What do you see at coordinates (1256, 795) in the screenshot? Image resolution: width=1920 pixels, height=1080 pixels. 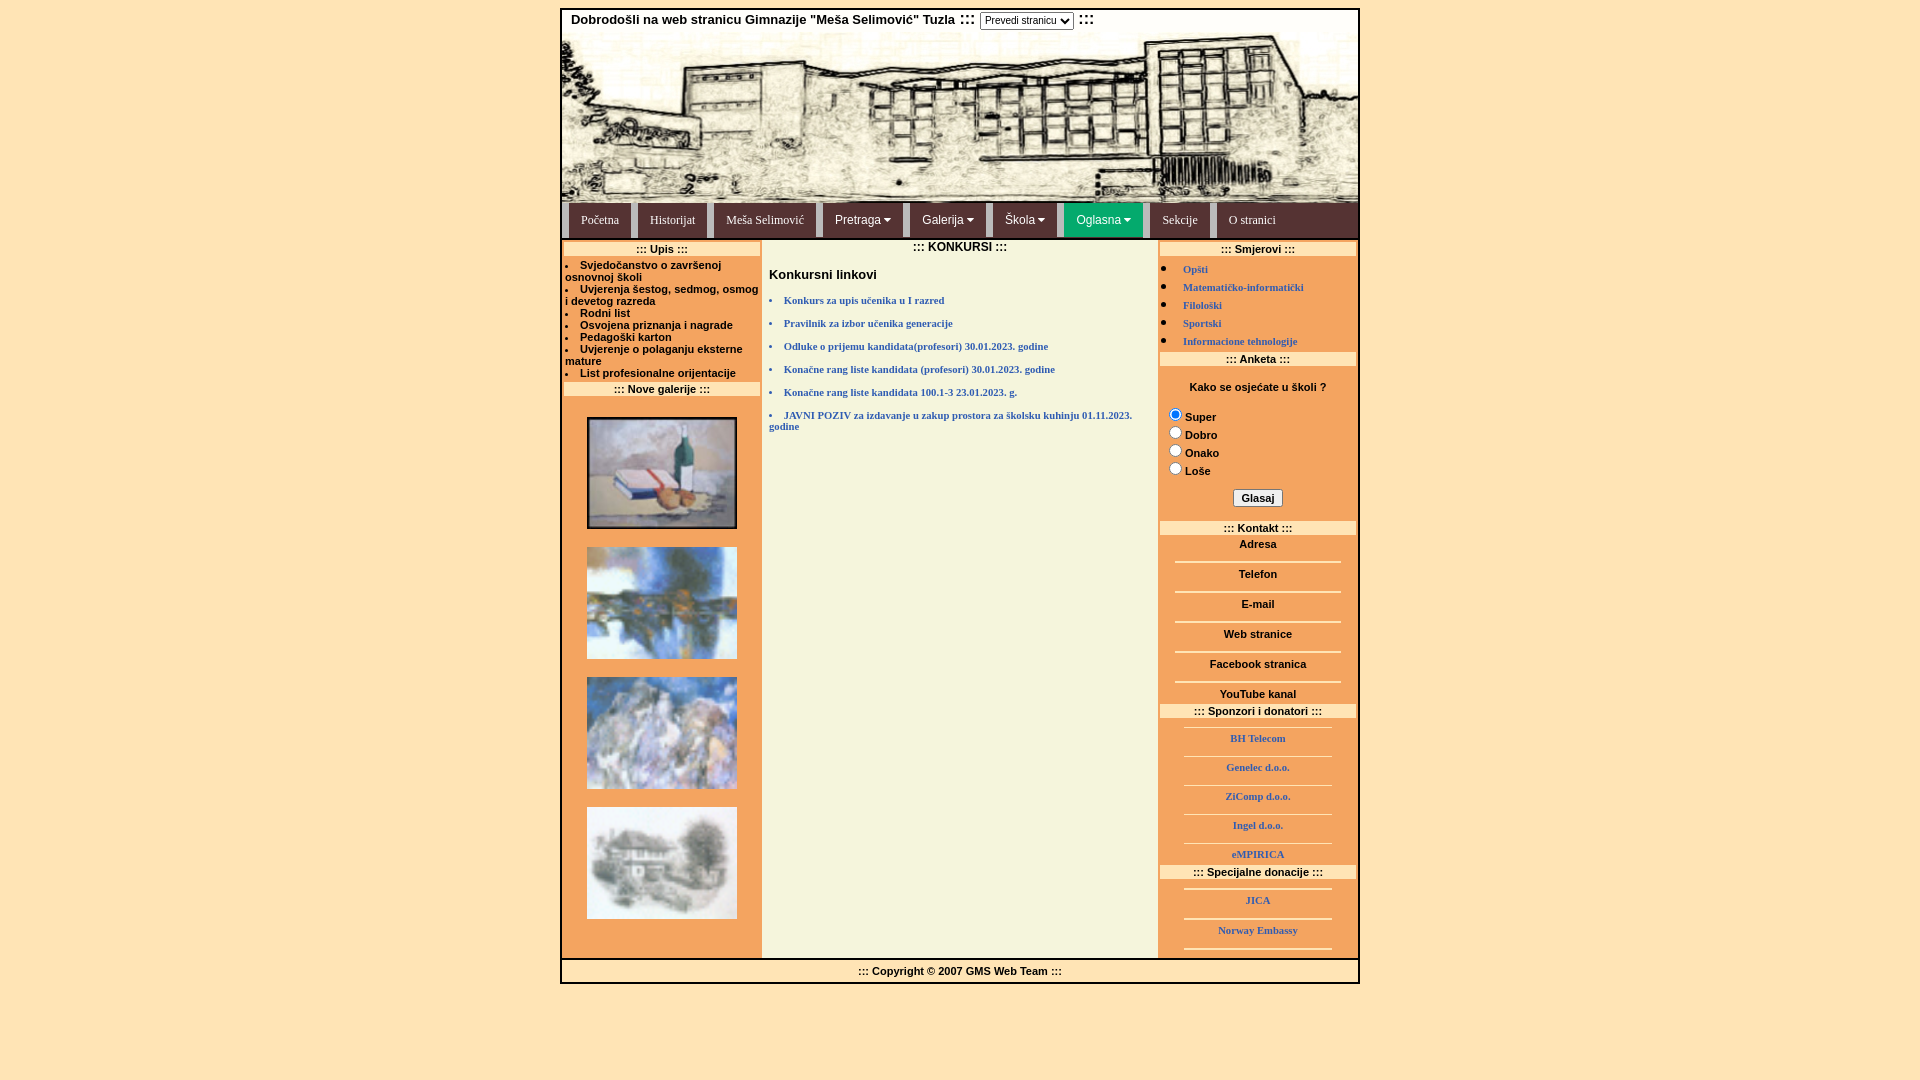 I see `'ZiComp d.o.o.'` at bounding box center [1256, 795].